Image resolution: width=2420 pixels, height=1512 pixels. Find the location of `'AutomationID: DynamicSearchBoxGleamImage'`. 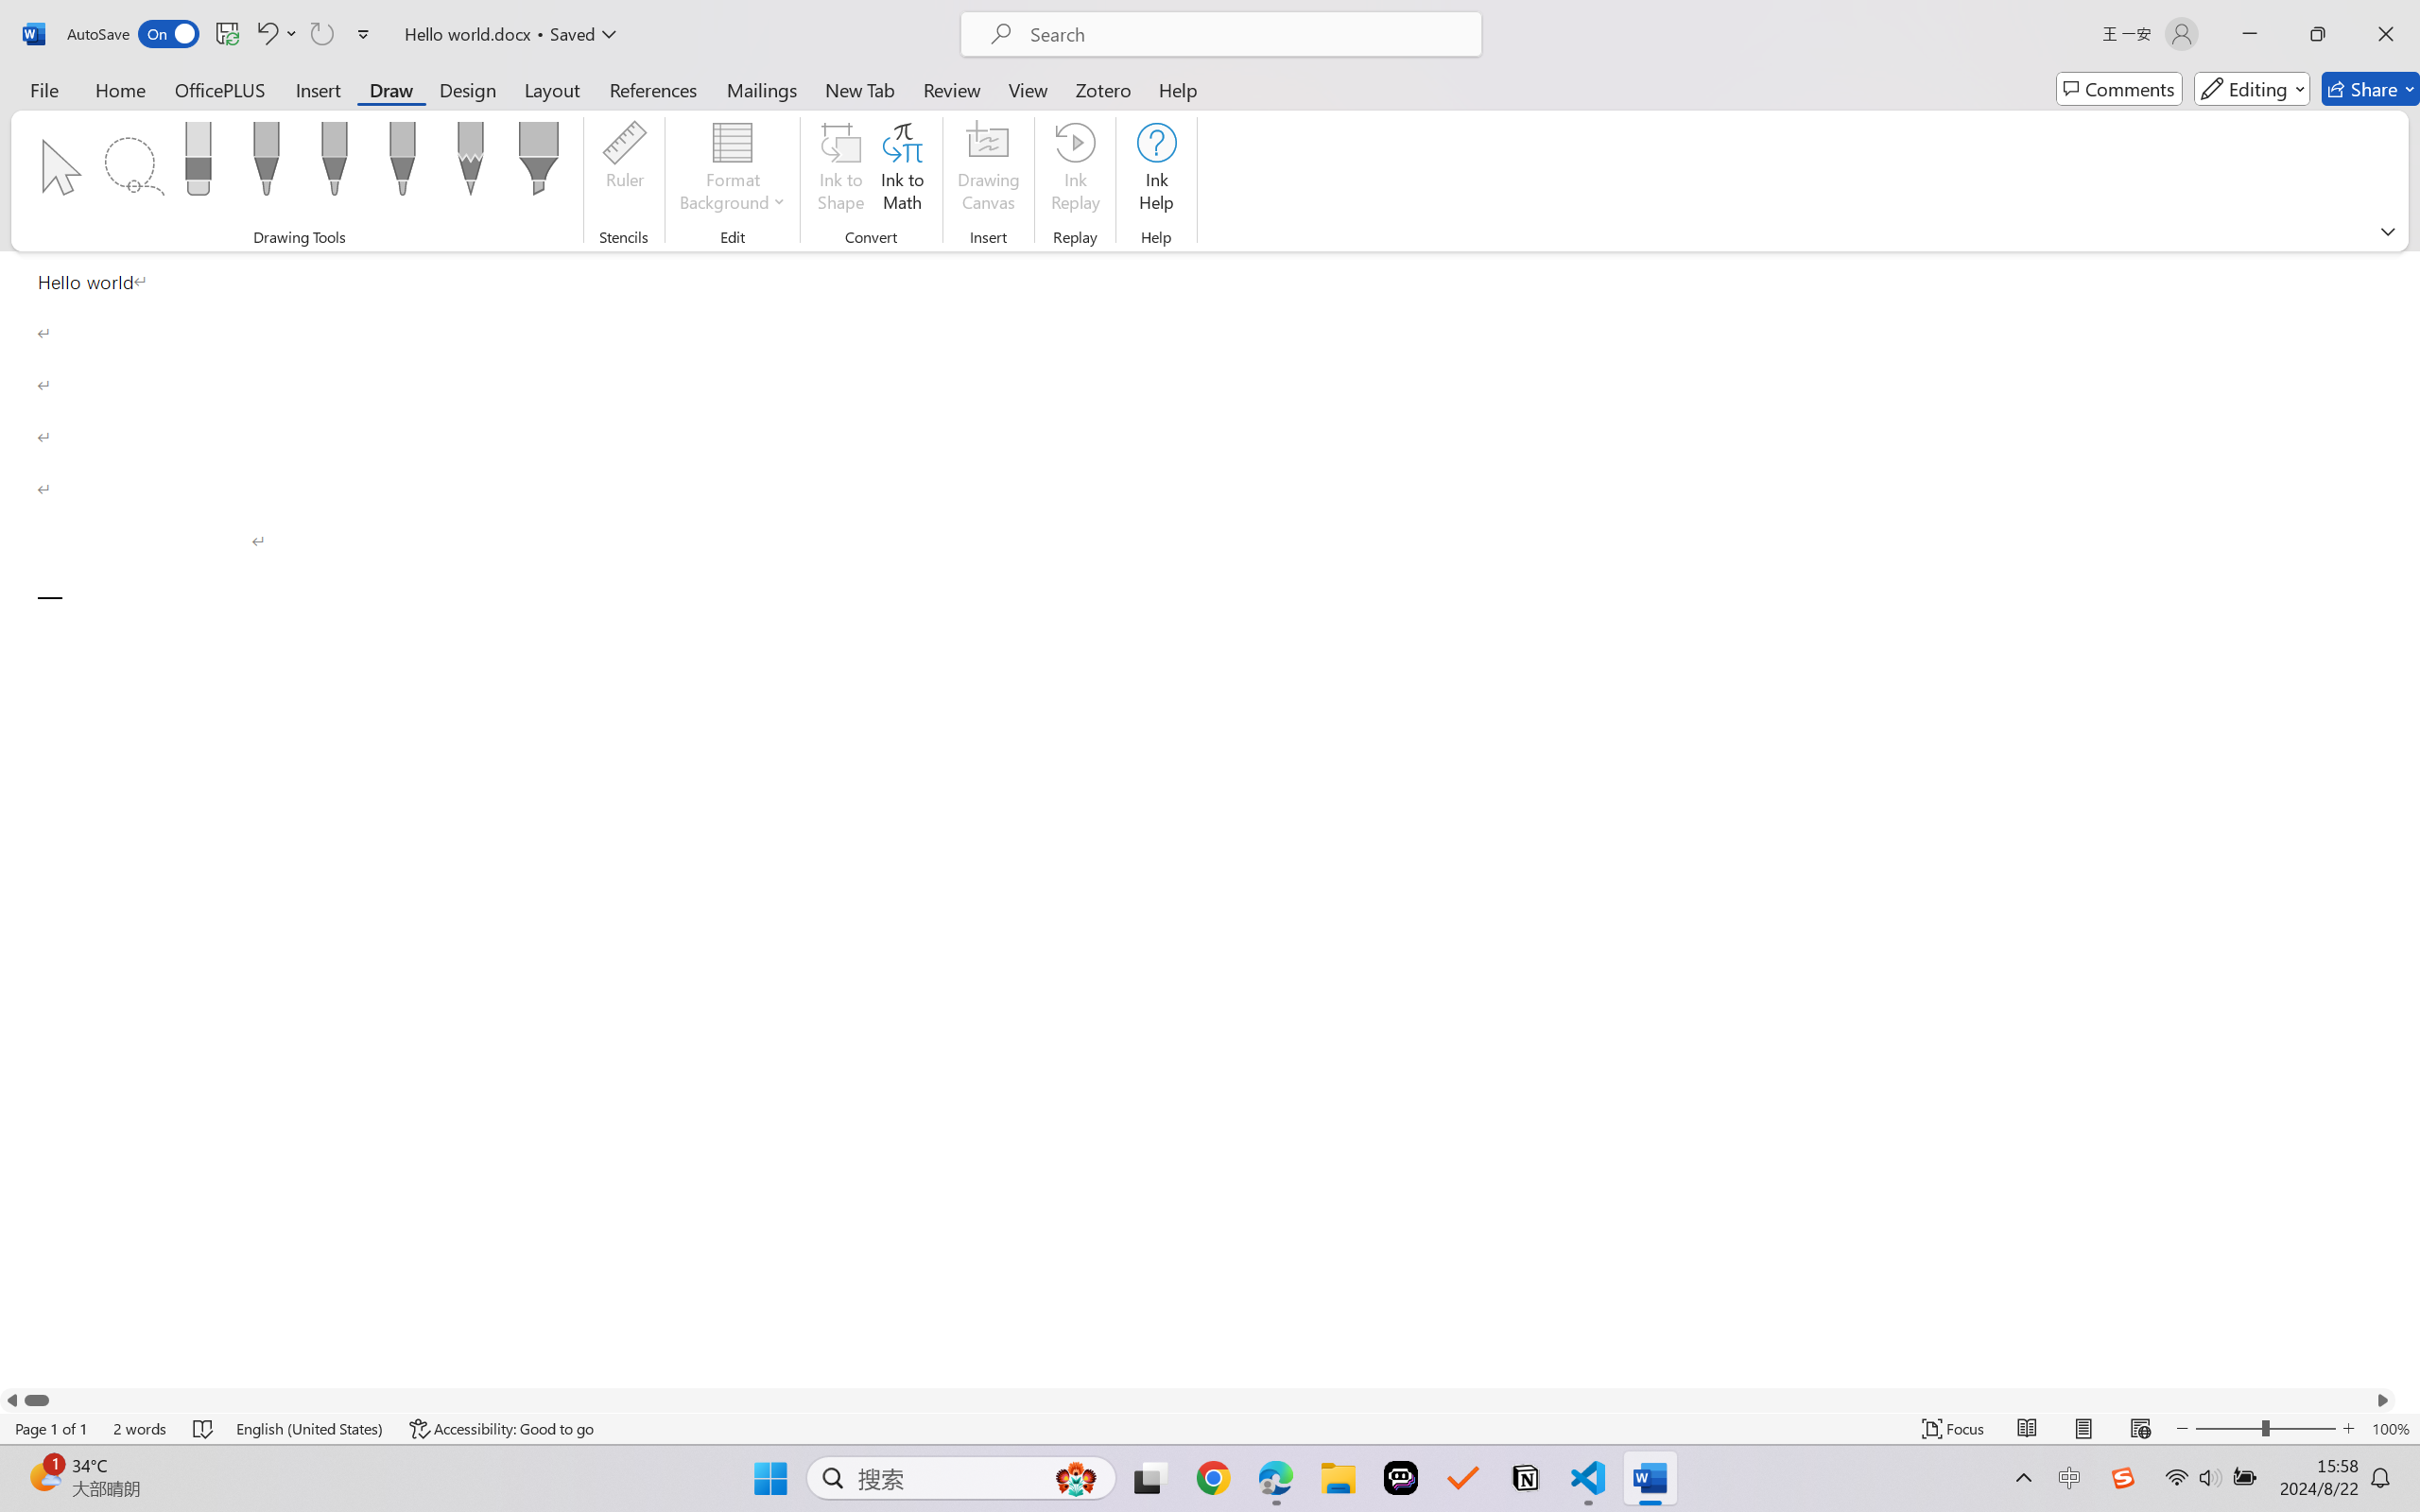

'AutomationID: DynamicSearchBoxGleamImage' is located at coordinates (1076, 1478).